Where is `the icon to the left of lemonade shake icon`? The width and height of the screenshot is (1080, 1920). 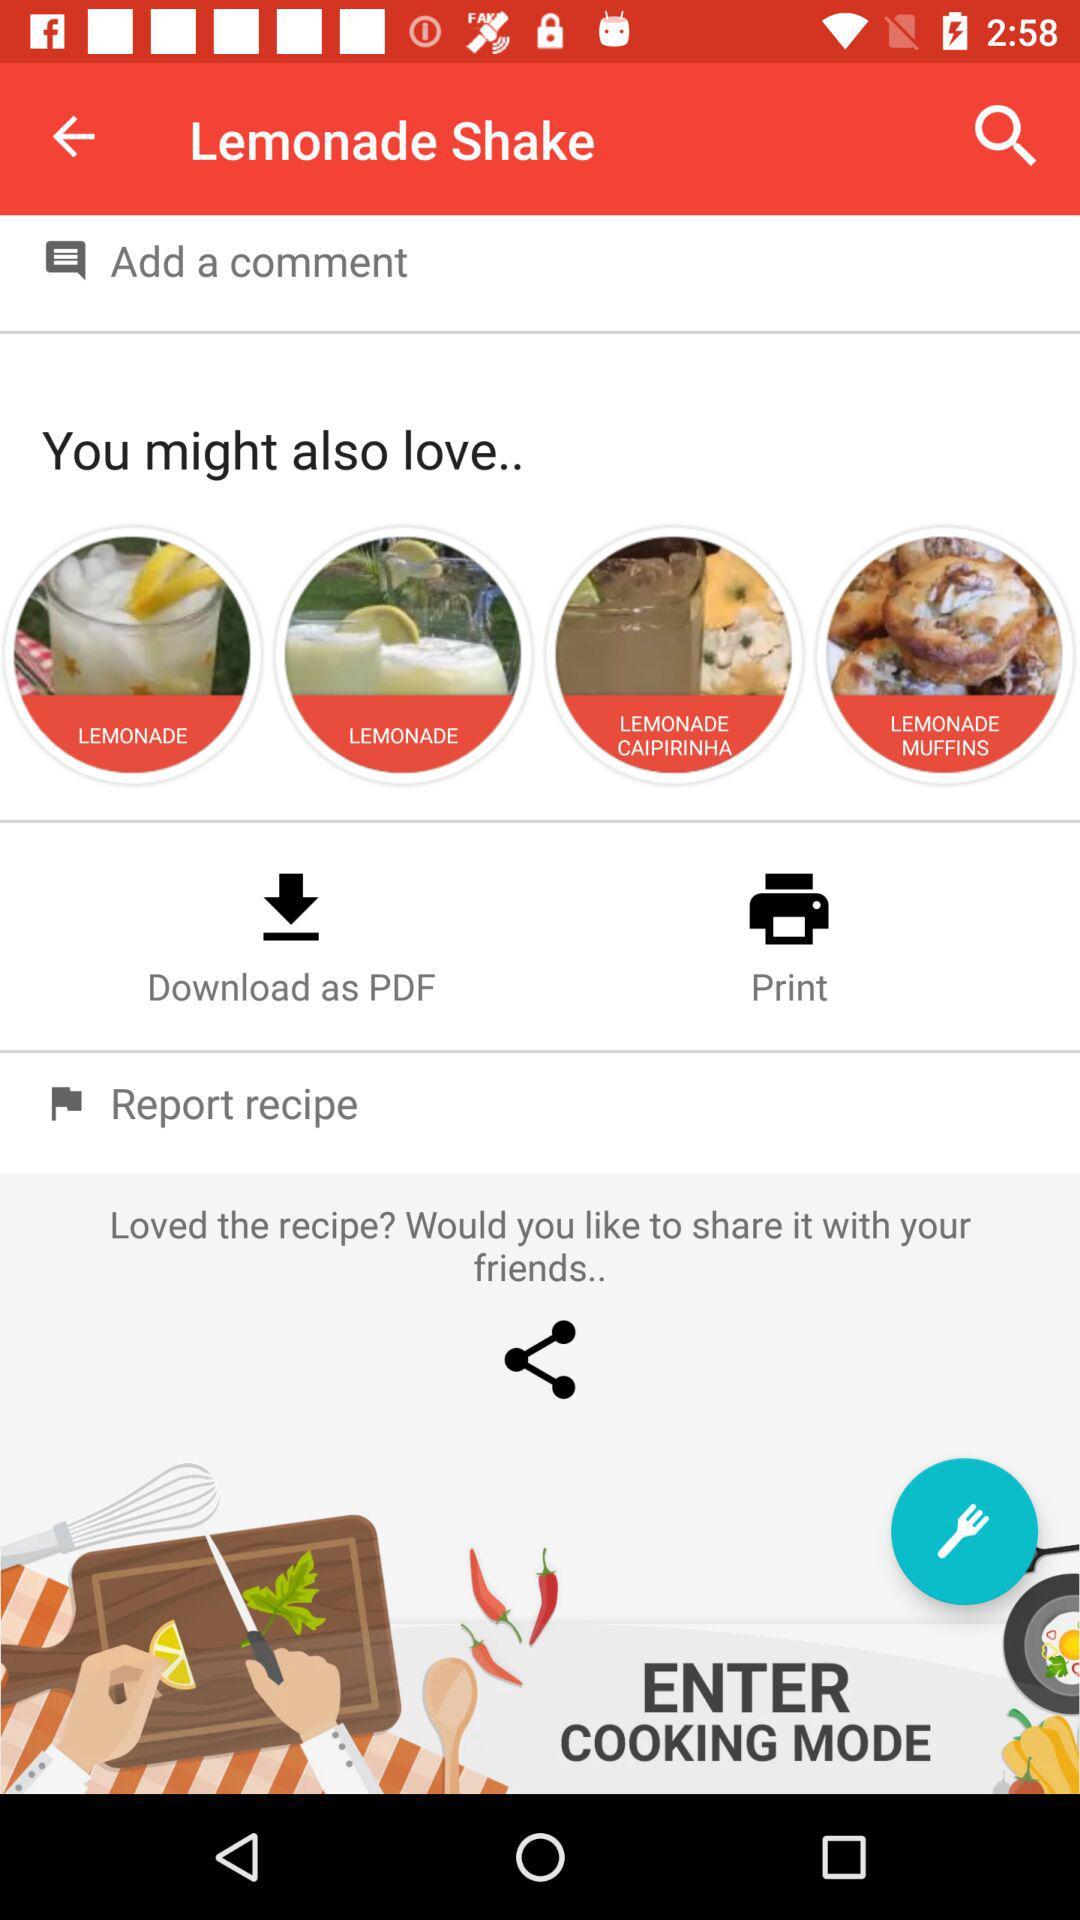 the icon to the left of lemonade shake icon is located at coordinates (72, 135).